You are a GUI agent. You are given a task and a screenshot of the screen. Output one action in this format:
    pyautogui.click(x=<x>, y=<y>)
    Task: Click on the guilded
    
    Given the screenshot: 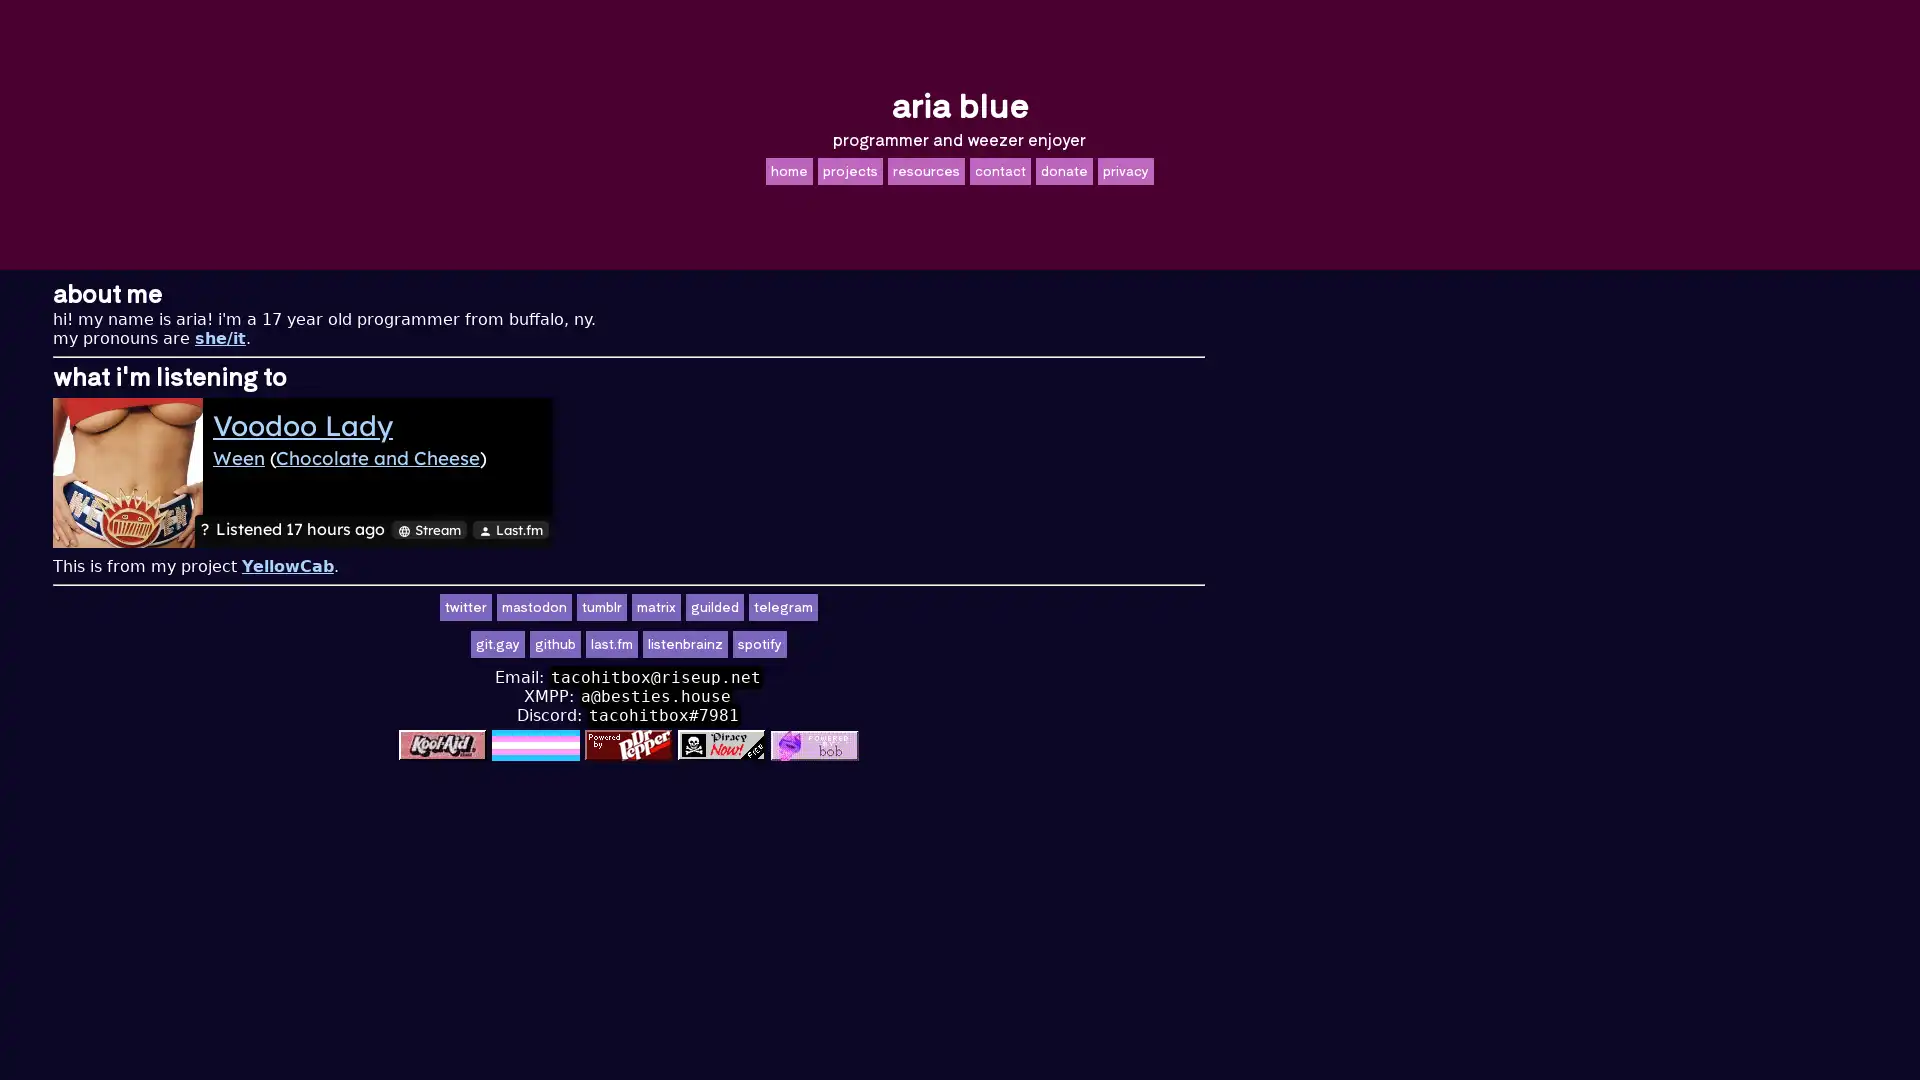 What is the action you would take?
    pyautogui.click(x=1045, y=606)
    